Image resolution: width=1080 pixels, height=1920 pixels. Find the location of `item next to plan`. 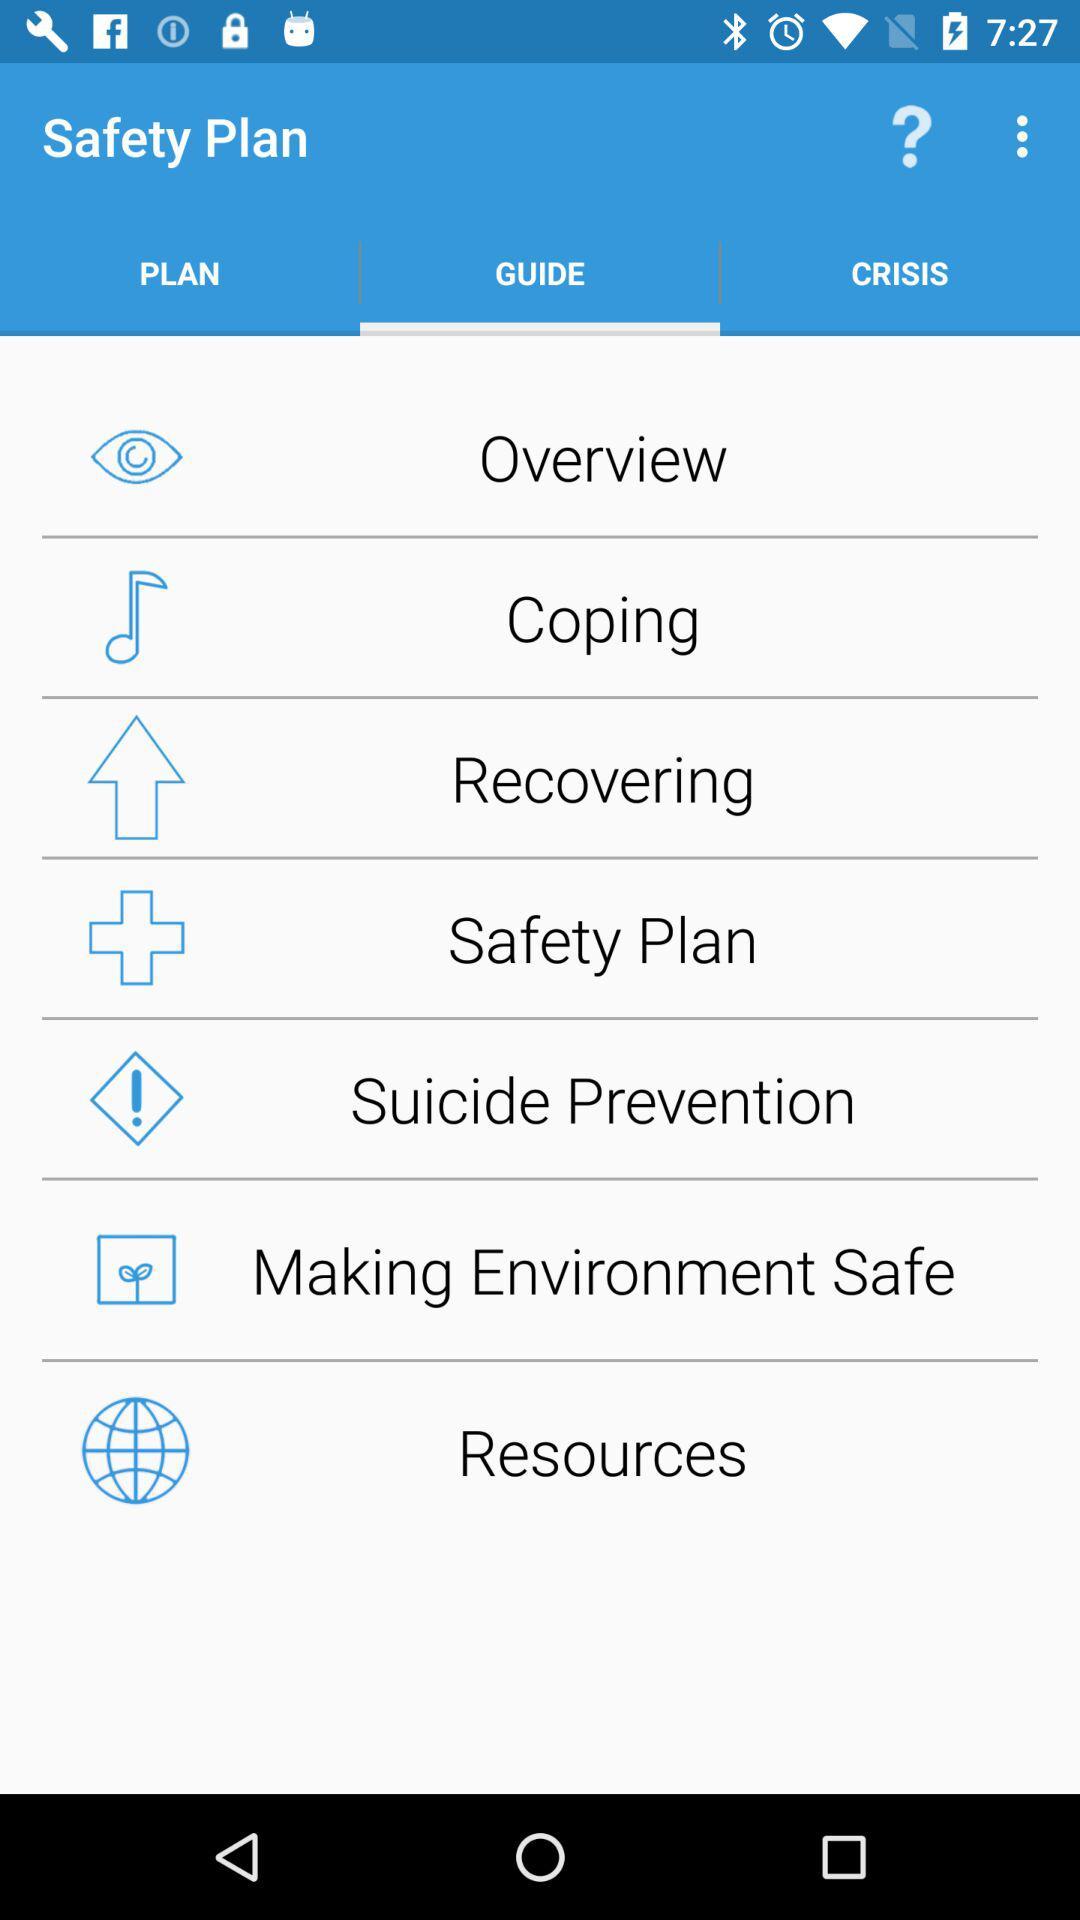

item next to plan is located at coordinates (540, 272).